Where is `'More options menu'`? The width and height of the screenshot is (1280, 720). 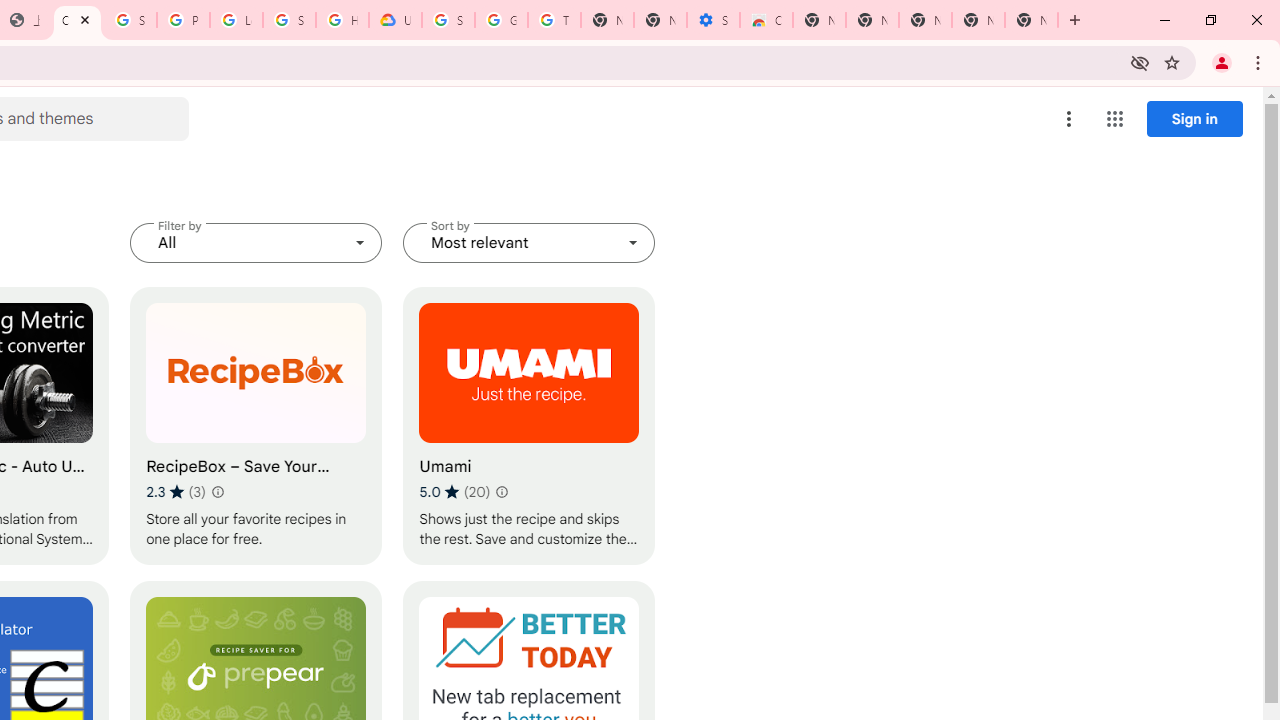 'More options menu' is located at coordinates (1068, 119).